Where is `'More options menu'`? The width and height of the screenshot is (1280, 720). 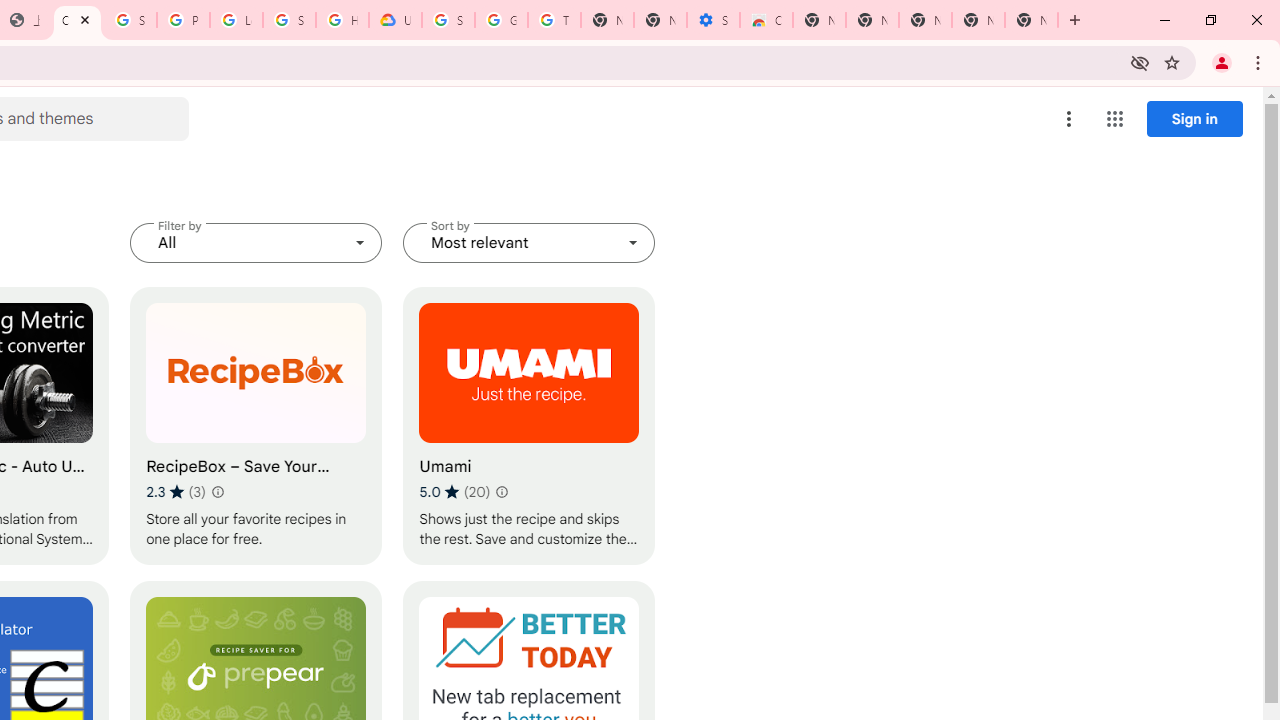 'More options menu' is located at coordinates (1068, 119).